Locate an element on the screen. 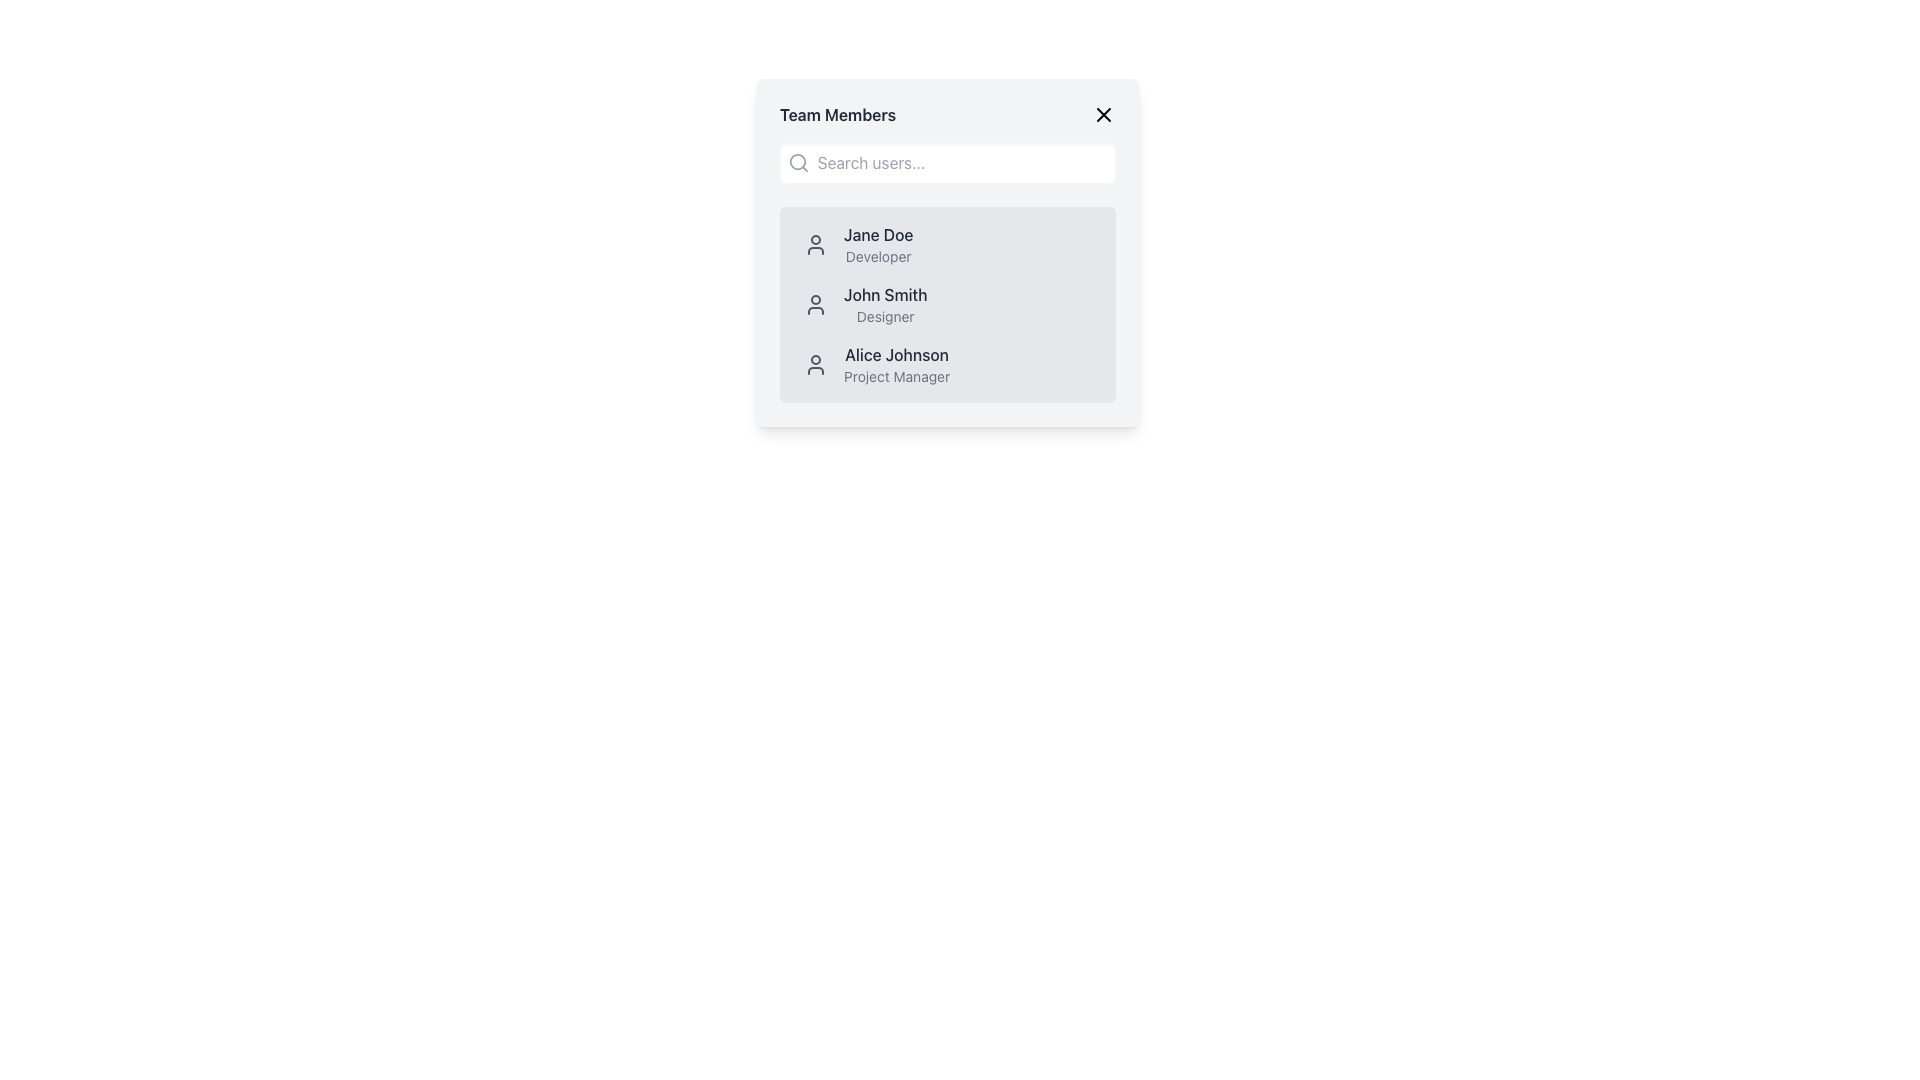  the 'X' close icon located in the top-right corner of the 'Team Members' panel is located at coordinates (1103, 115).